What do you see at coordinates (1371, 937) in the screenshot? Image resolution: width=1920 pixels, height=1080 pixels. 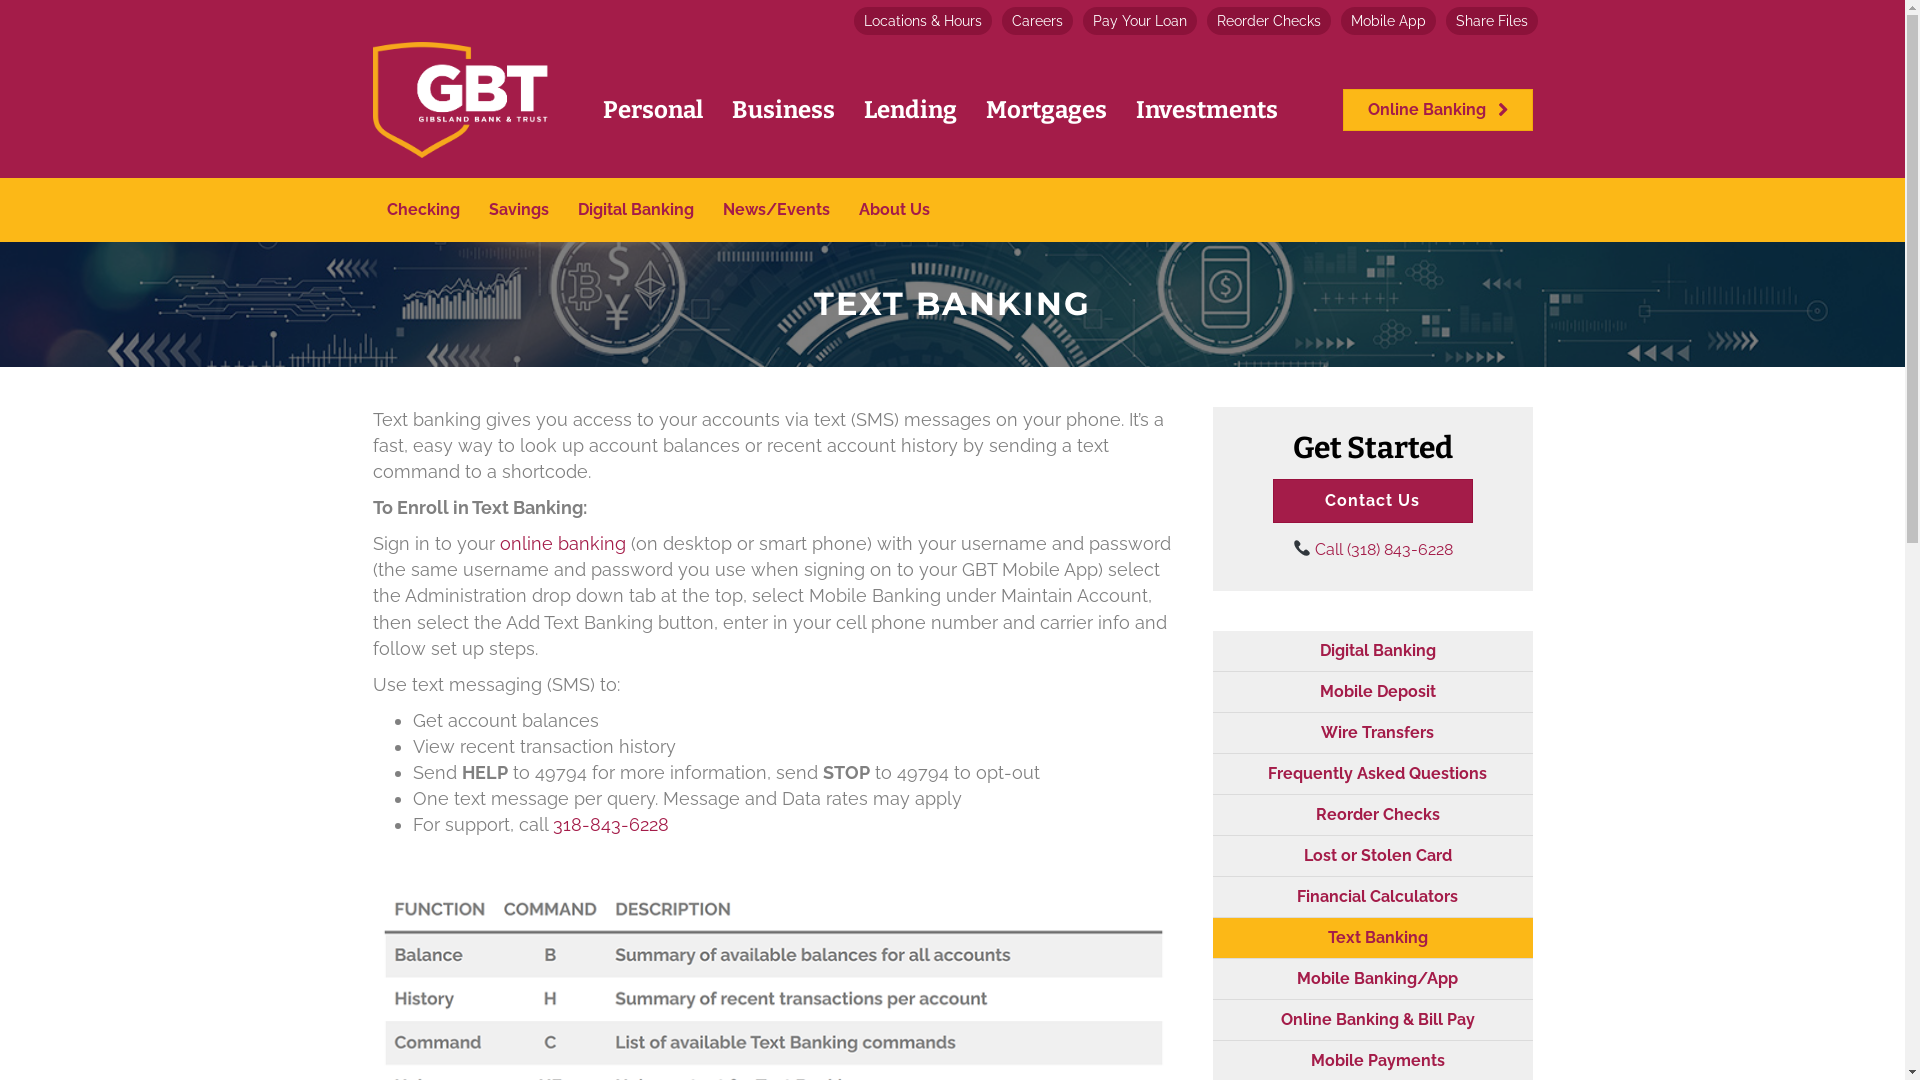 I see `'Text Banking'` at bounding box center [1371, 937].